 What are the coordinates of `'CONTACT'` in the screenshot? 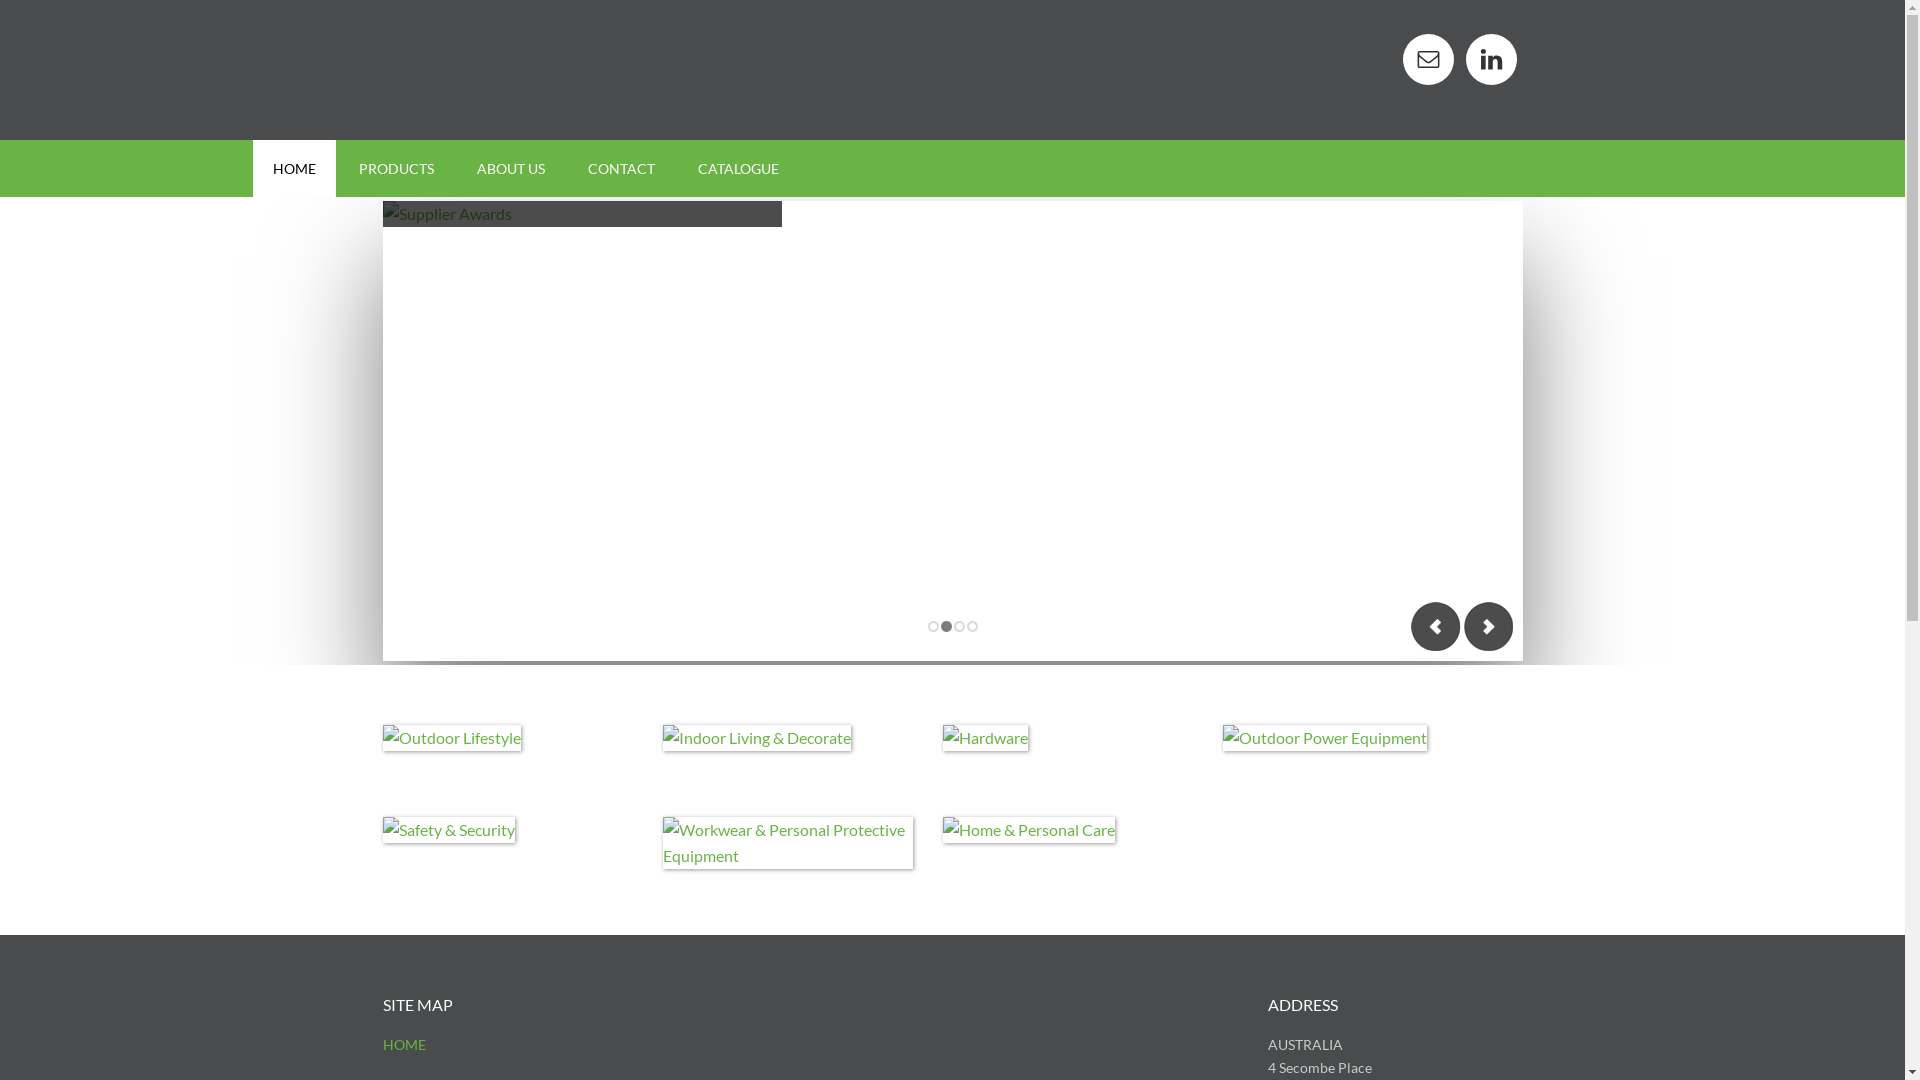 It's located at (620, 167).